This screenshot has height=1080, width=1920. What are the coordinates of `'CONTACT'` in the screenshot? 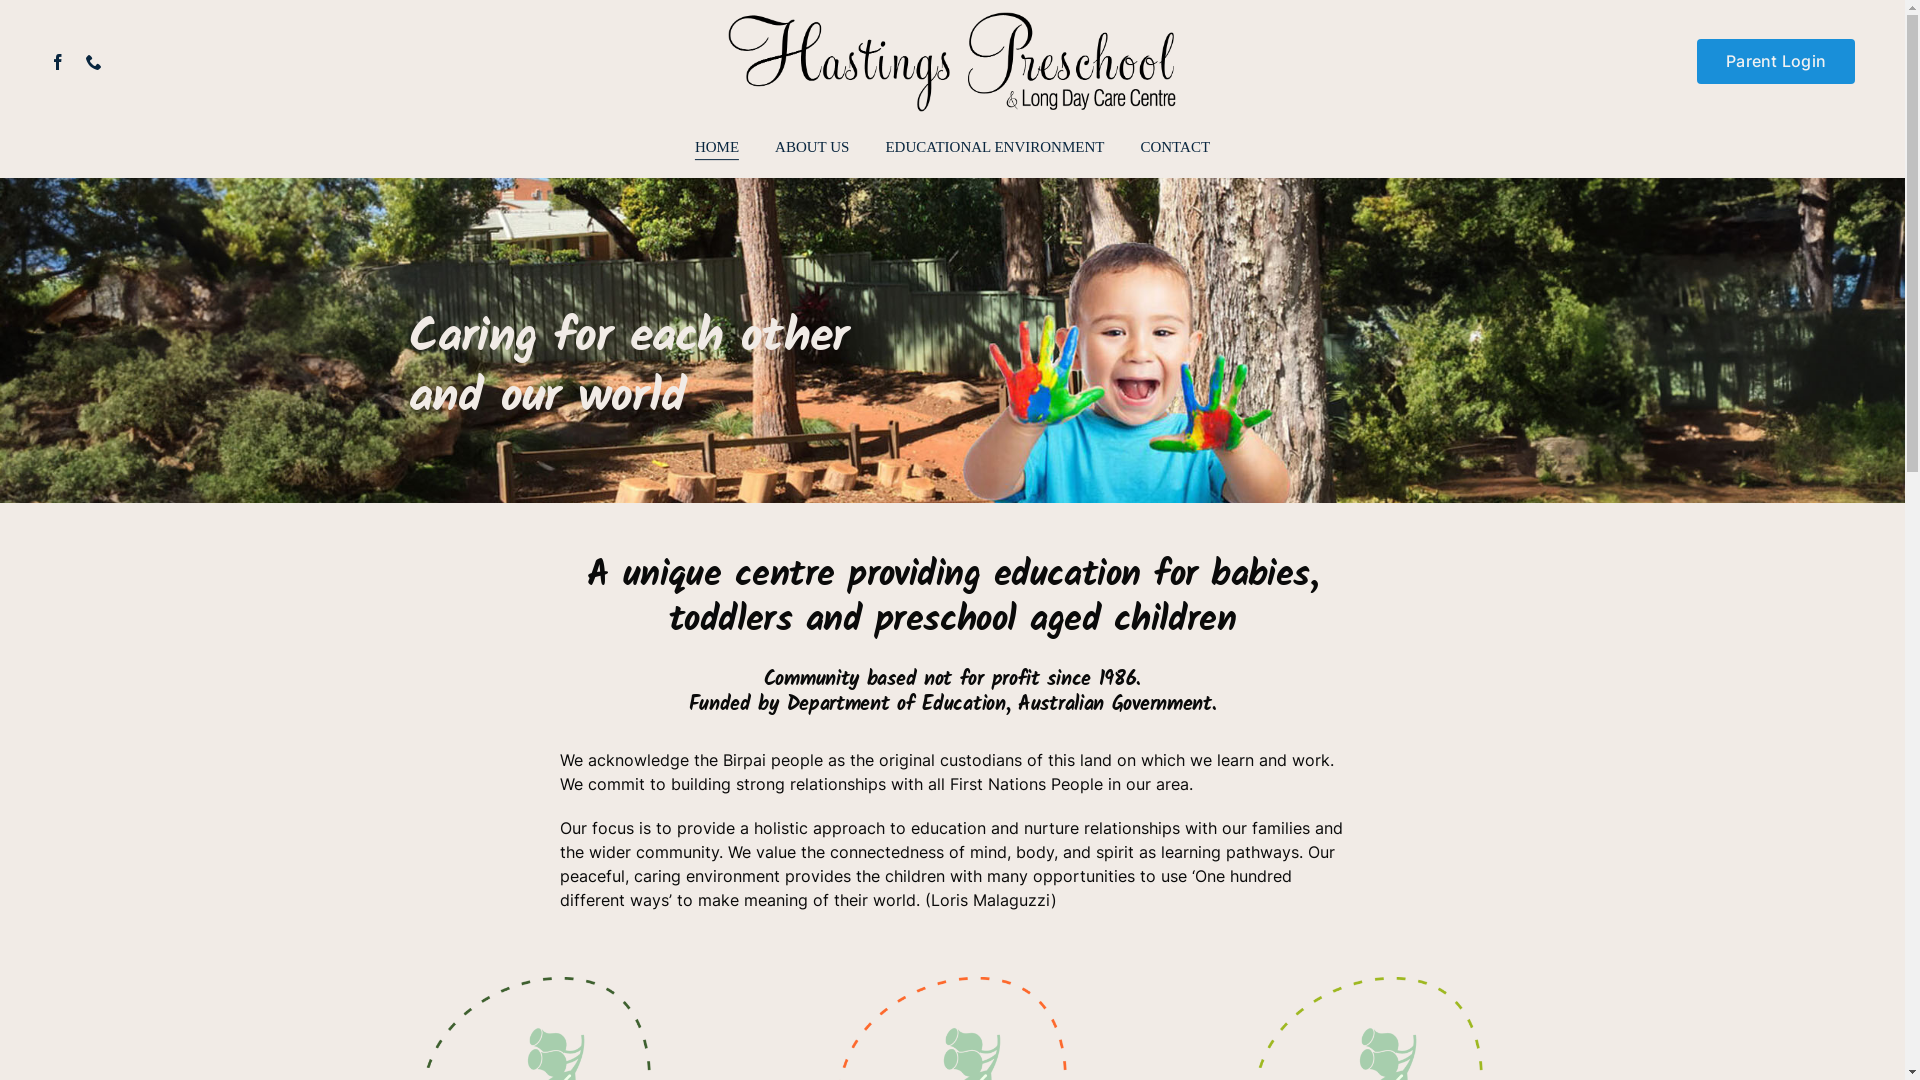 It's located at (1140, 146).